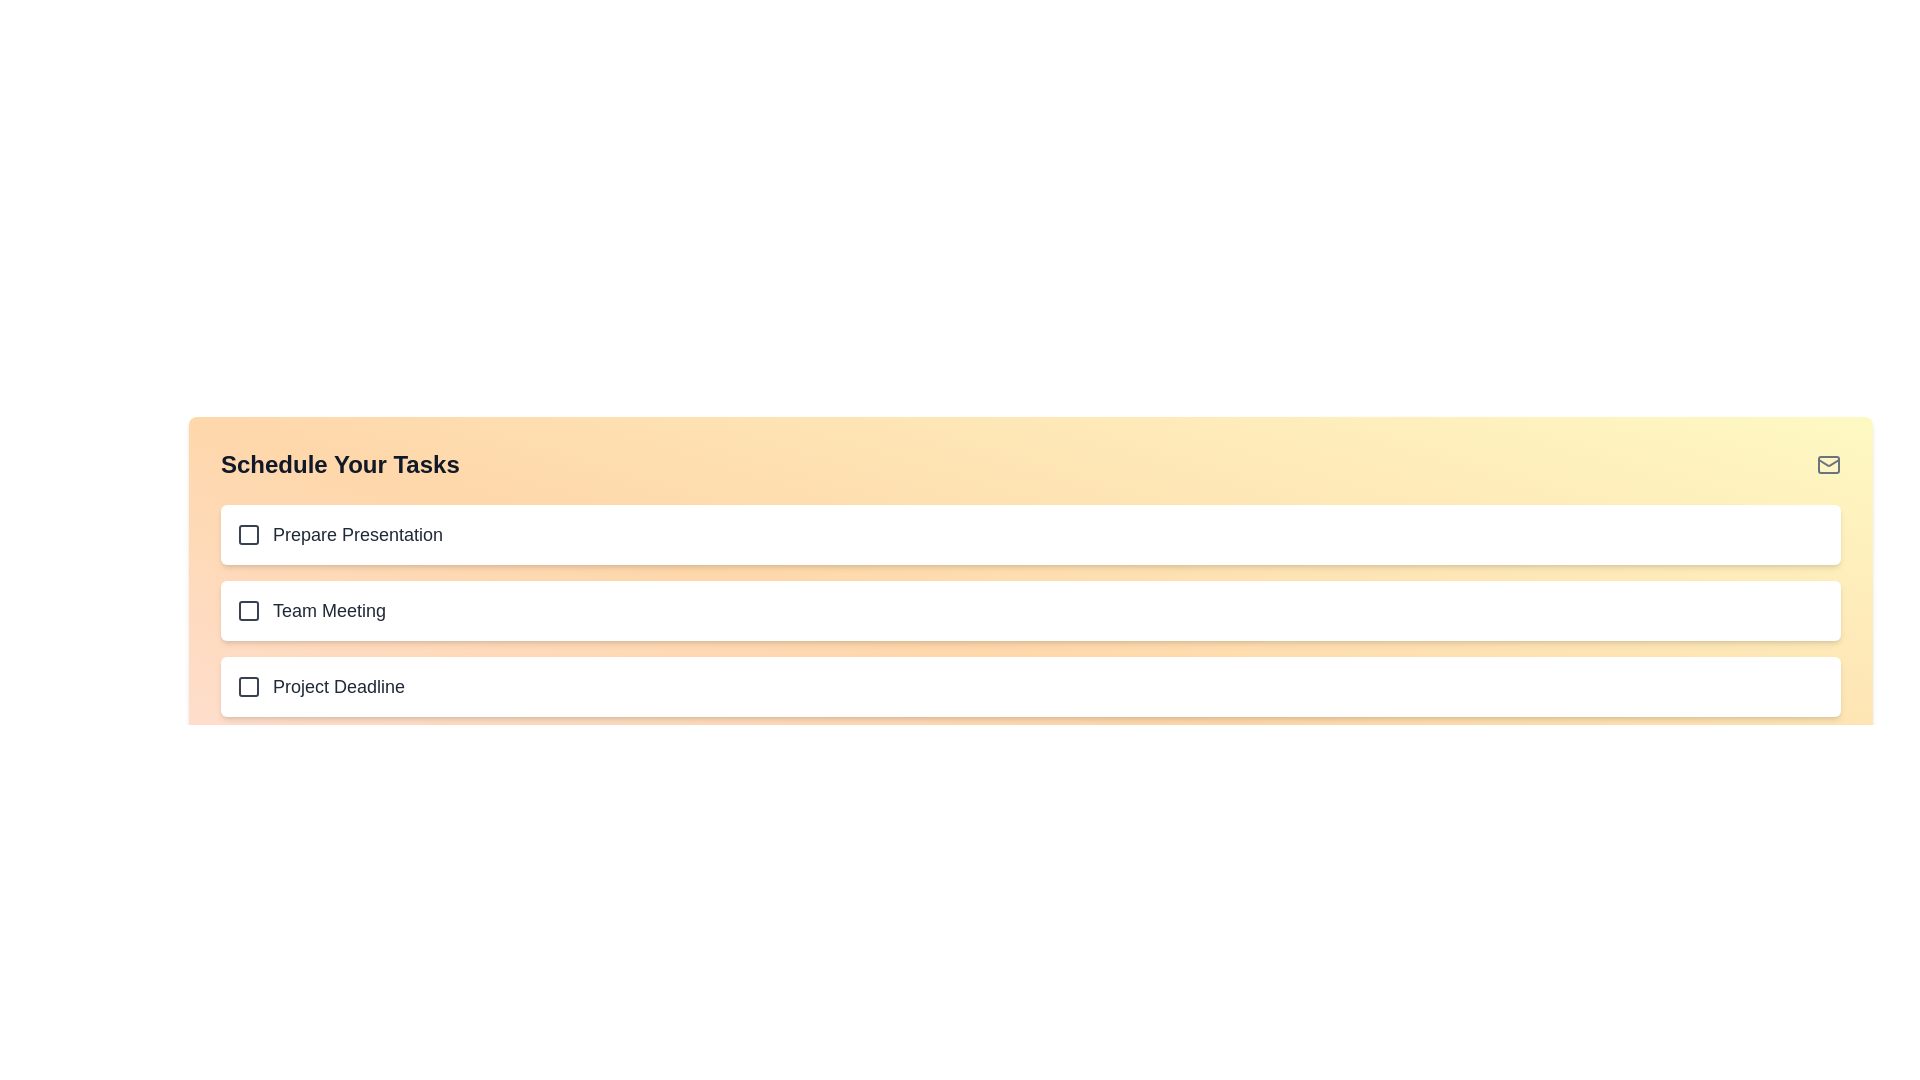 This screenshot has width=1920, height=1080. What do you see at coordinates (1828, 465) in the screenshot?
I see `SVG Rectangle that represents the main body of the envelope icon located in the top right corner of the interface` at bounding box center [1828, 465].